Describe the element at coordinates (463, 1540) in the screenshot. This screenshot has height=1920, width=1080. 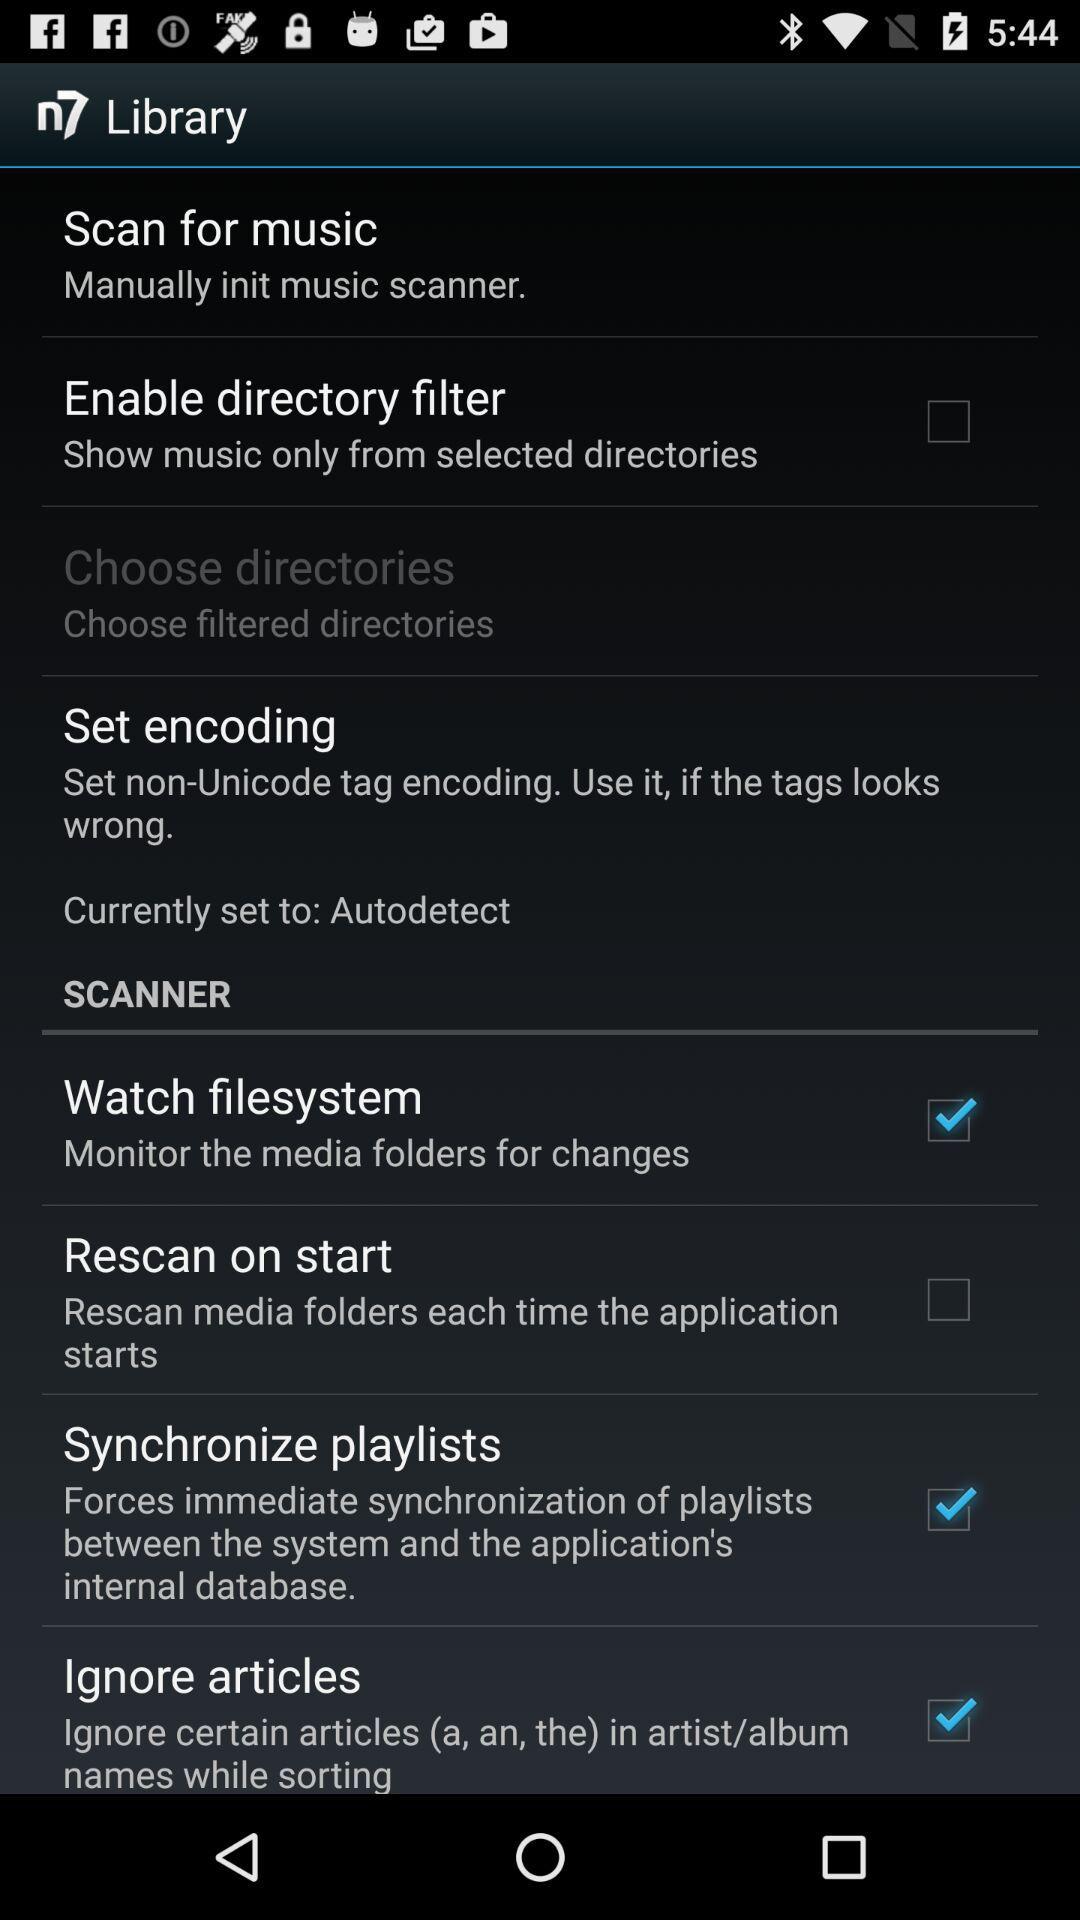
I see `forces immediate synchronization` at that location.